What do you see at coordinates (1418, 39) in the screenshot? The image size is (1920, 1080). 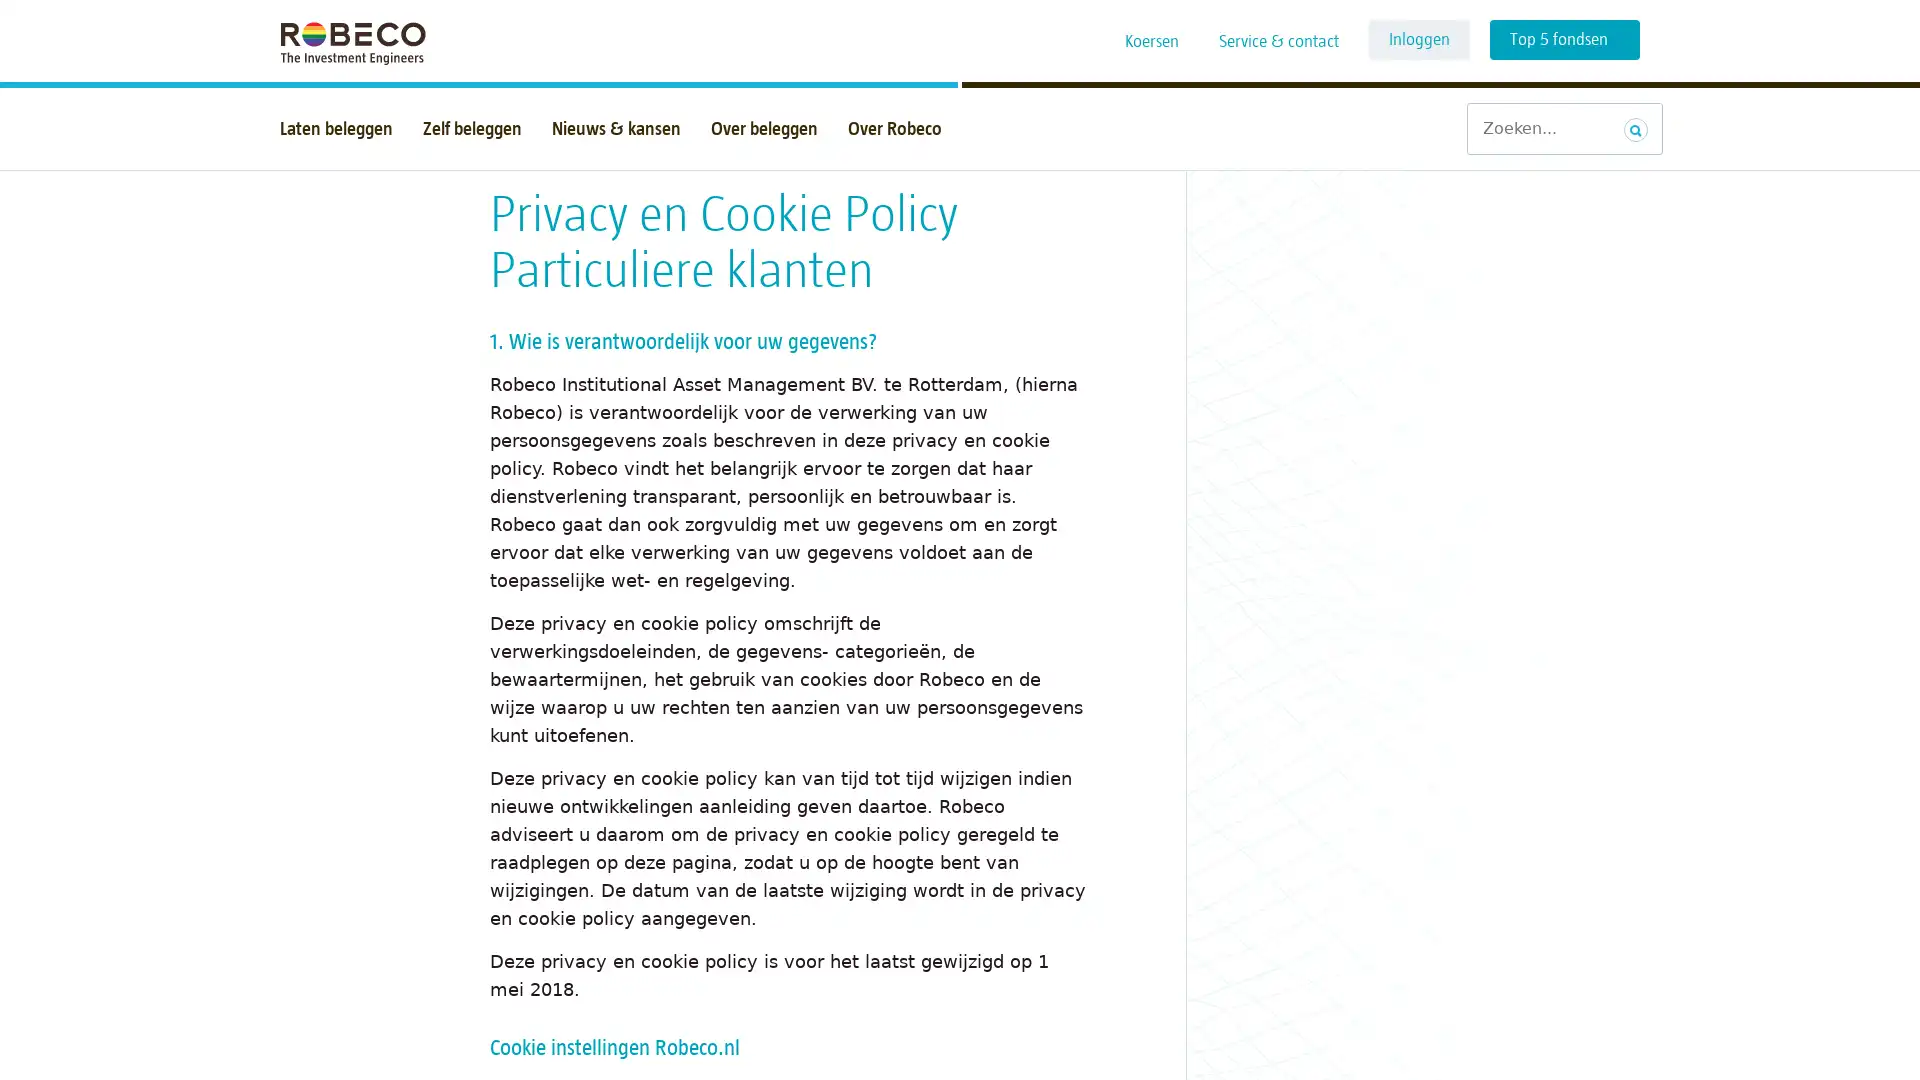 I see `Inloggen` at bounding box center [1418, 39].